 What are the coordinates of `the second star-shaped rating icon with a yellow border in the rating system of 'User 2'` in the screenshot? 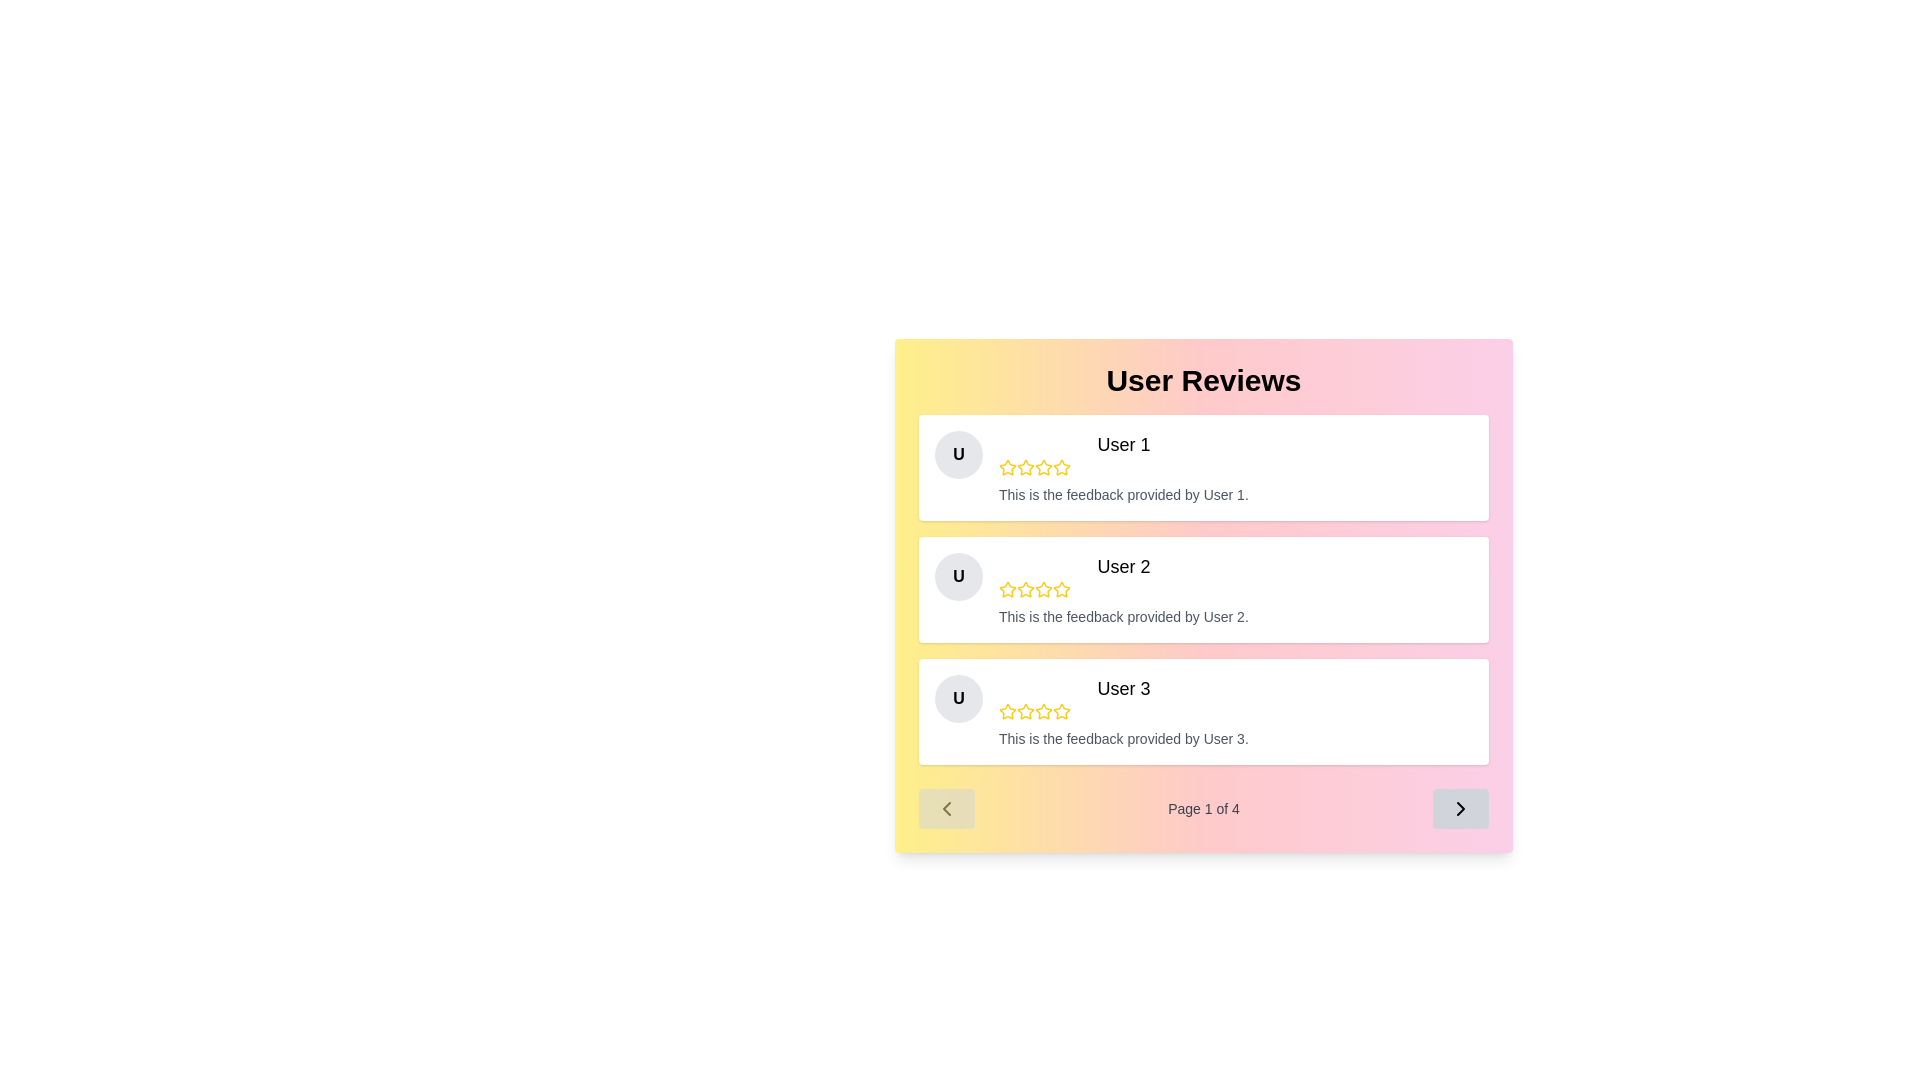 It's located at (1026, 589).